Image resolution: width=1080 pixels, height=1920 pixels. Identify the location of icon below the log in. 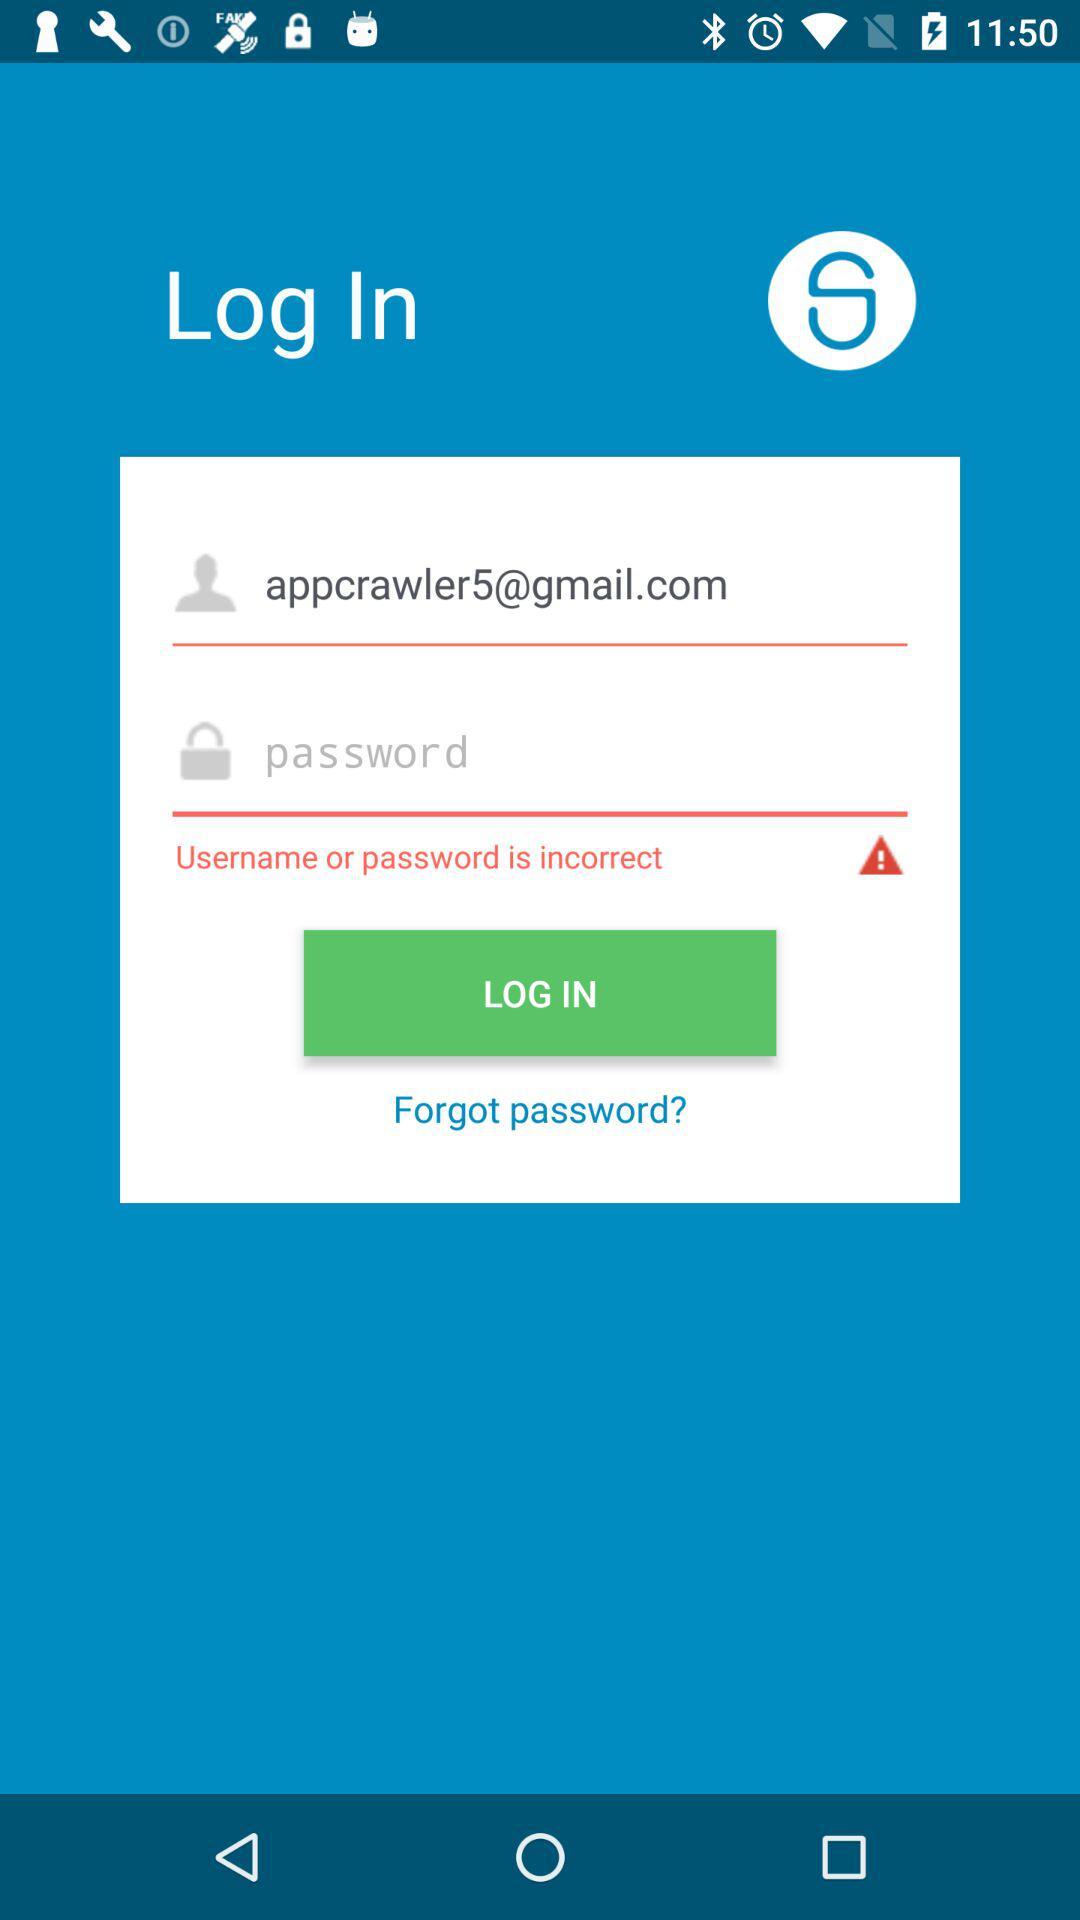
(540, 1107).